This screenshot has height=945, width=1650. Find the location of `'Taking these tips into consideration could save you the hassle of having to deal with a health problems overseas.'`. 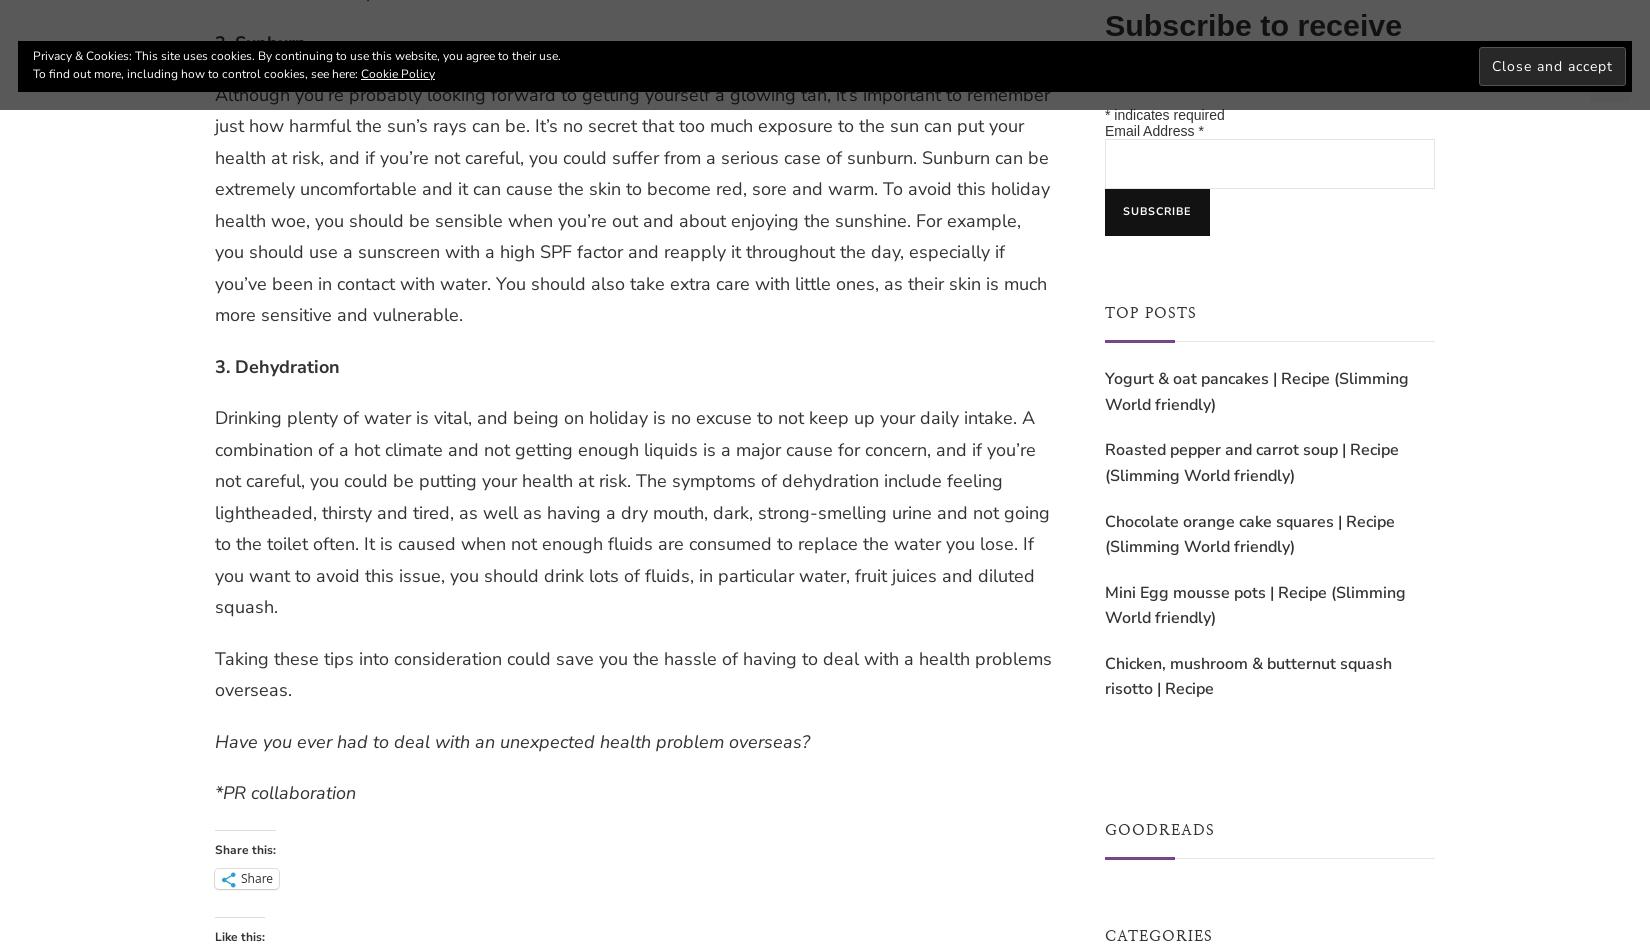

'Taking these tips into consideration could save you the hassle of having to deal with a health problems overseas.' is located at coordinates (632, 672).